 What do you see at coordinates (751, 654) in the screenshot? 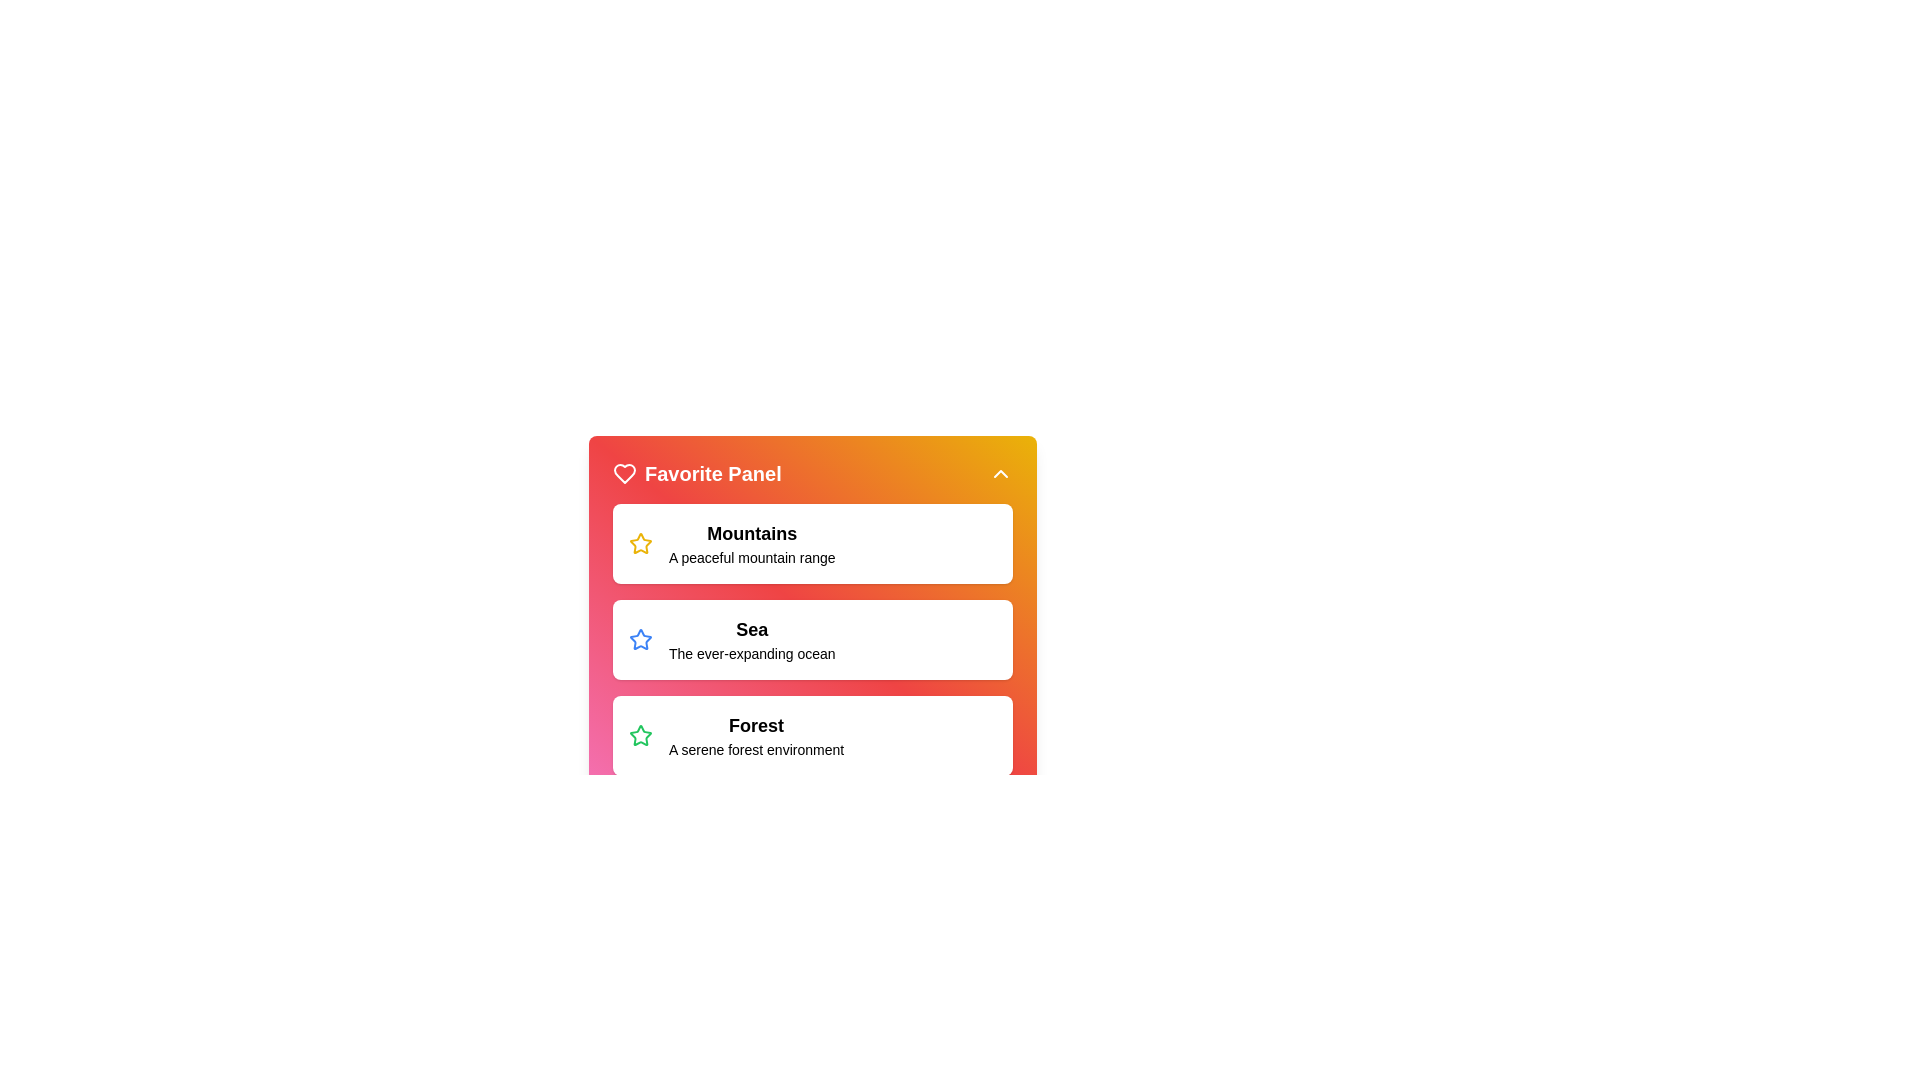
I see `the text label displaying 'The ever-expanding ocean' located in the 'Favorite Panel' under the 'Sea' header` at bounding box center [751, 654].